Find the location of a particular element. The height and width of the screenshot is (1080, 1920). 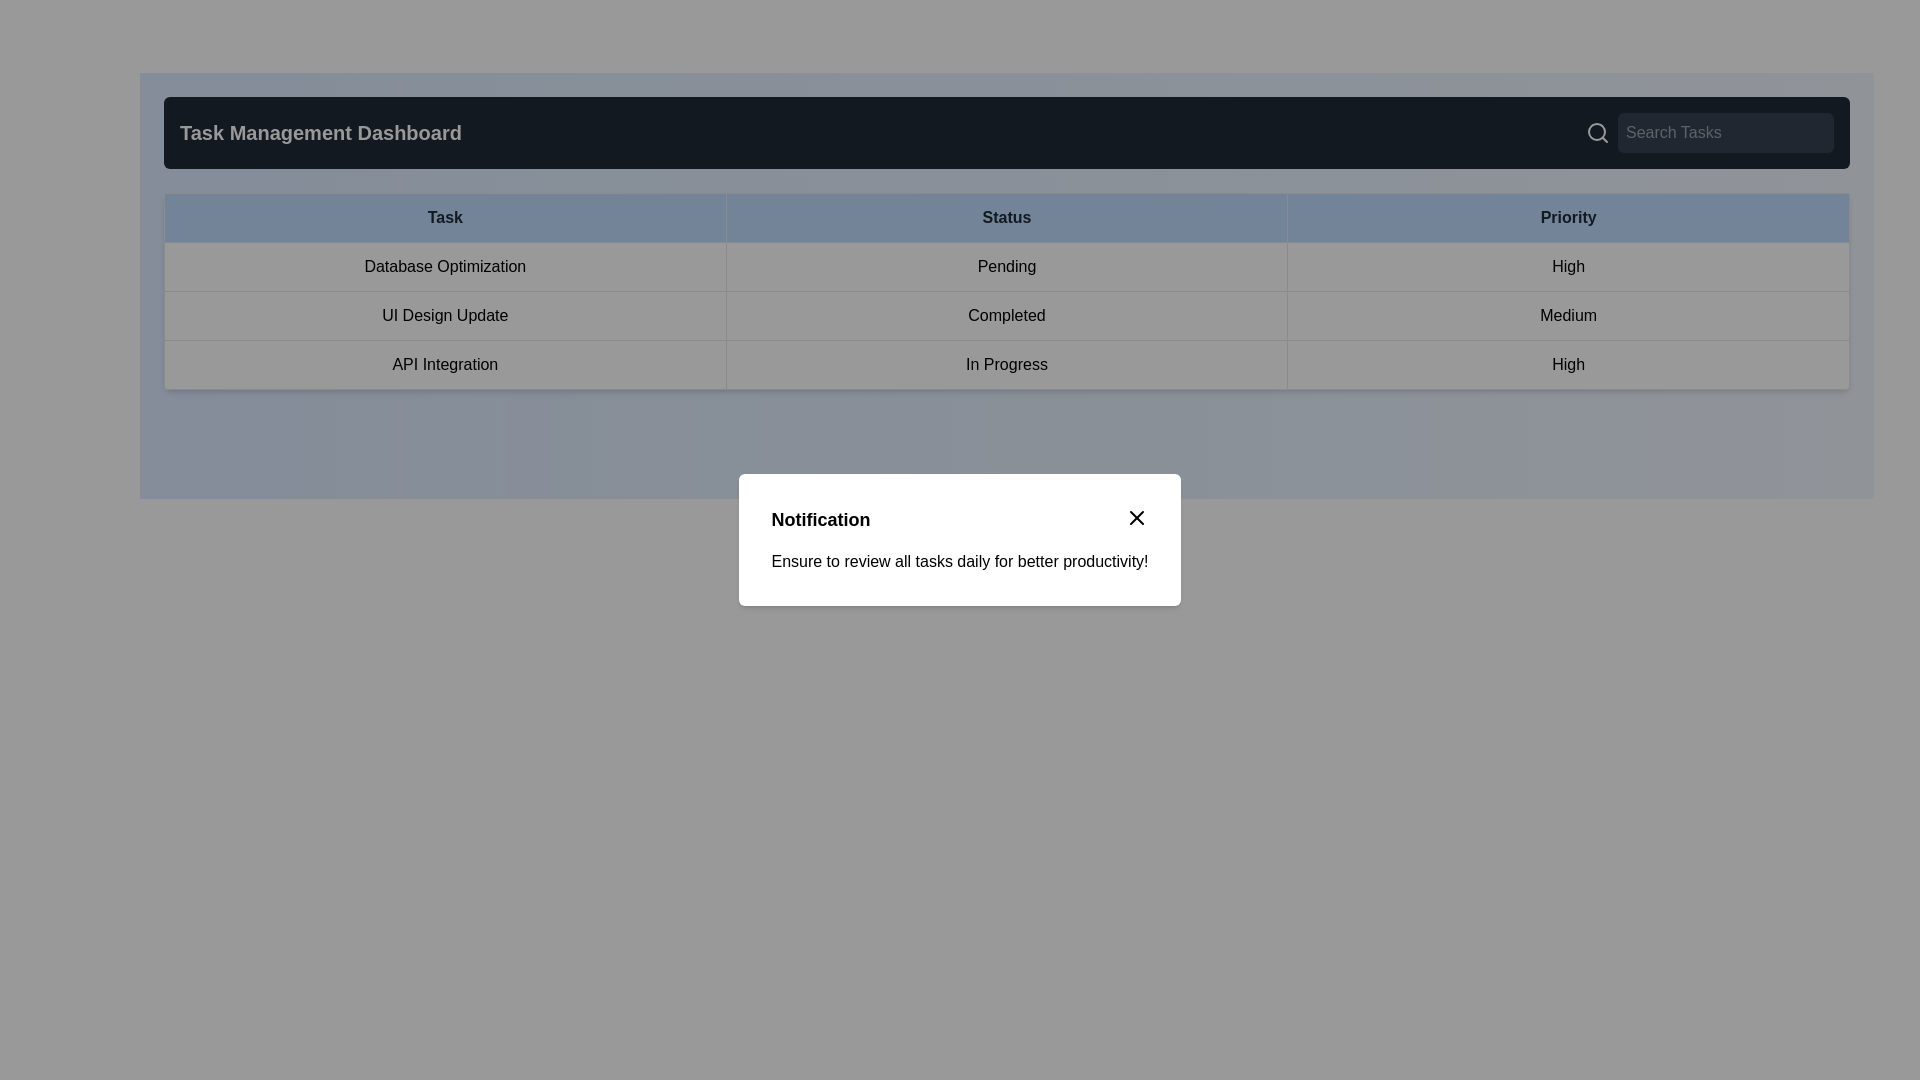

the table header label indicating the priority level of items, which is the third column in the table header row is located at coordinates (1567, 218).